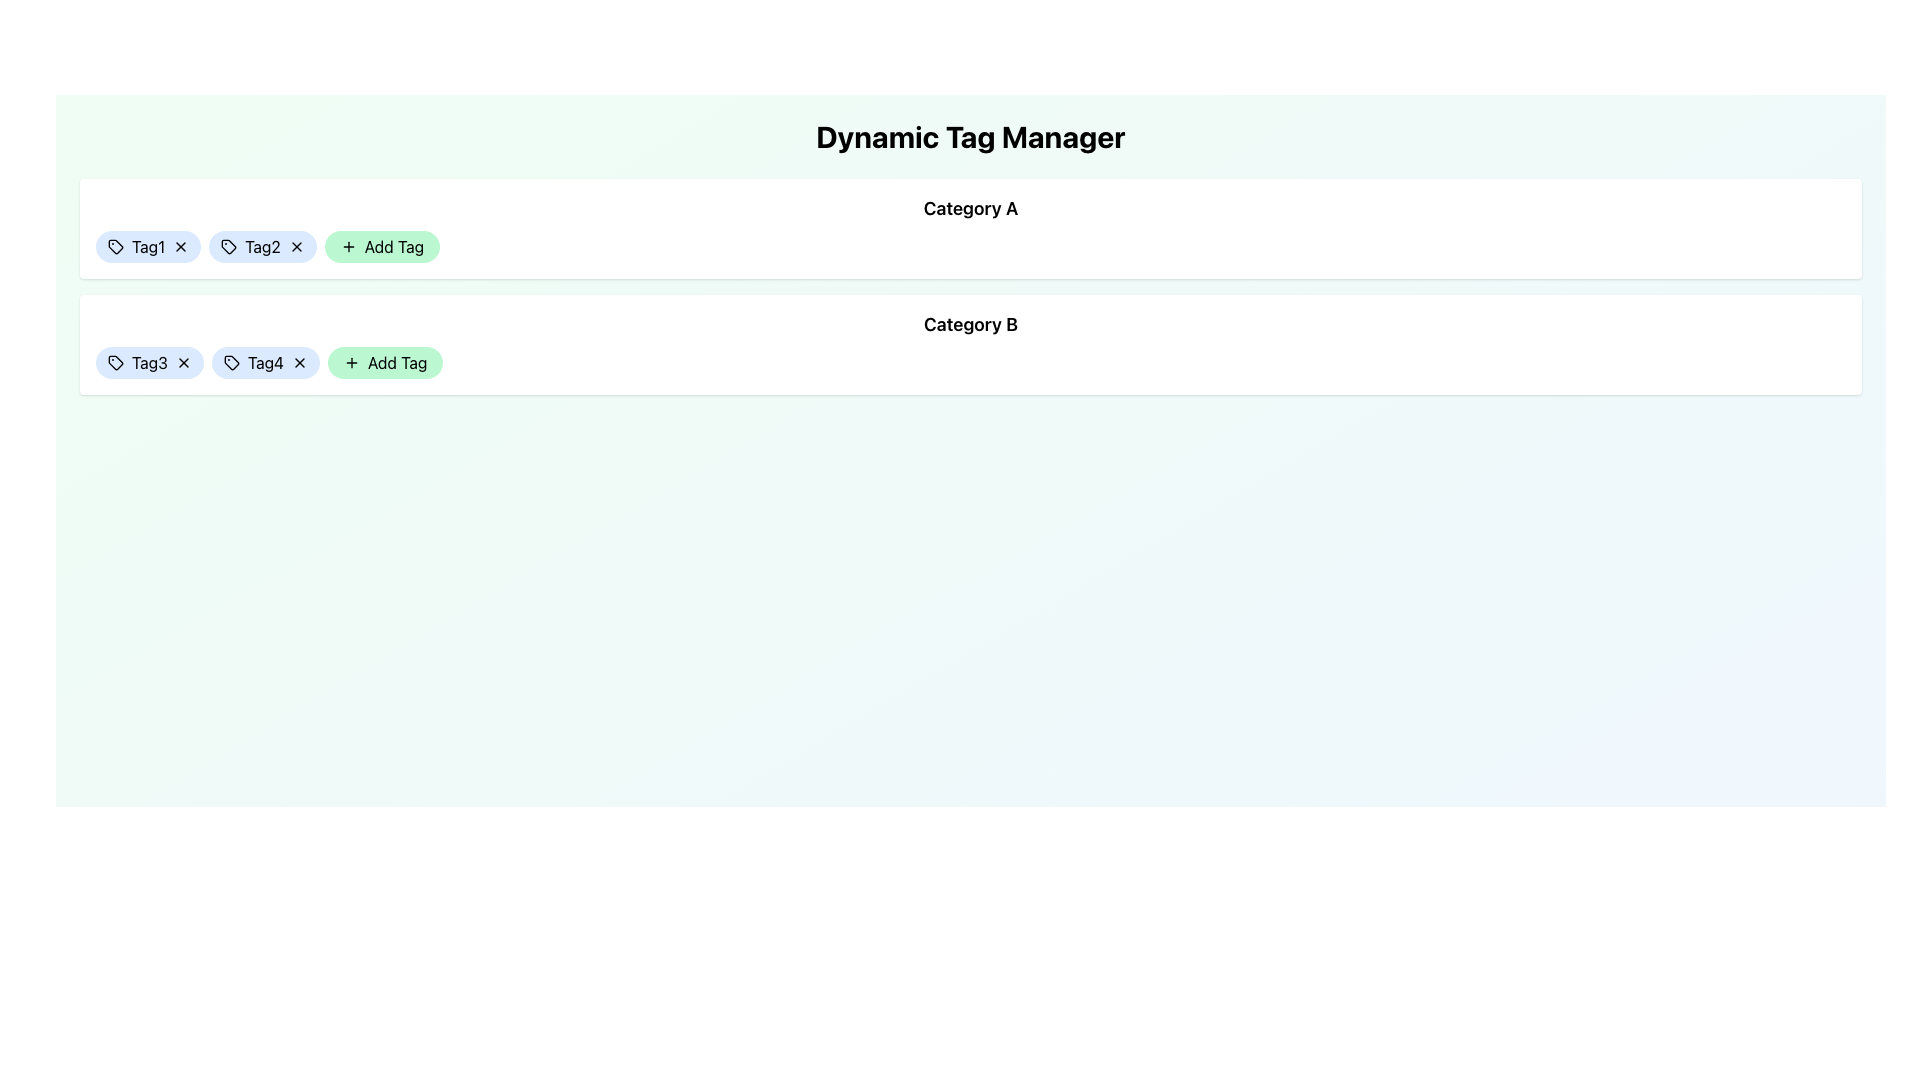 This screenshot has width=1920, height=1080. Describe the element at coordinates (231, 362) in the screenshot. I see `the icon associated with the Tag4 label in Category B, which visually indicates the context of the text` at that location.